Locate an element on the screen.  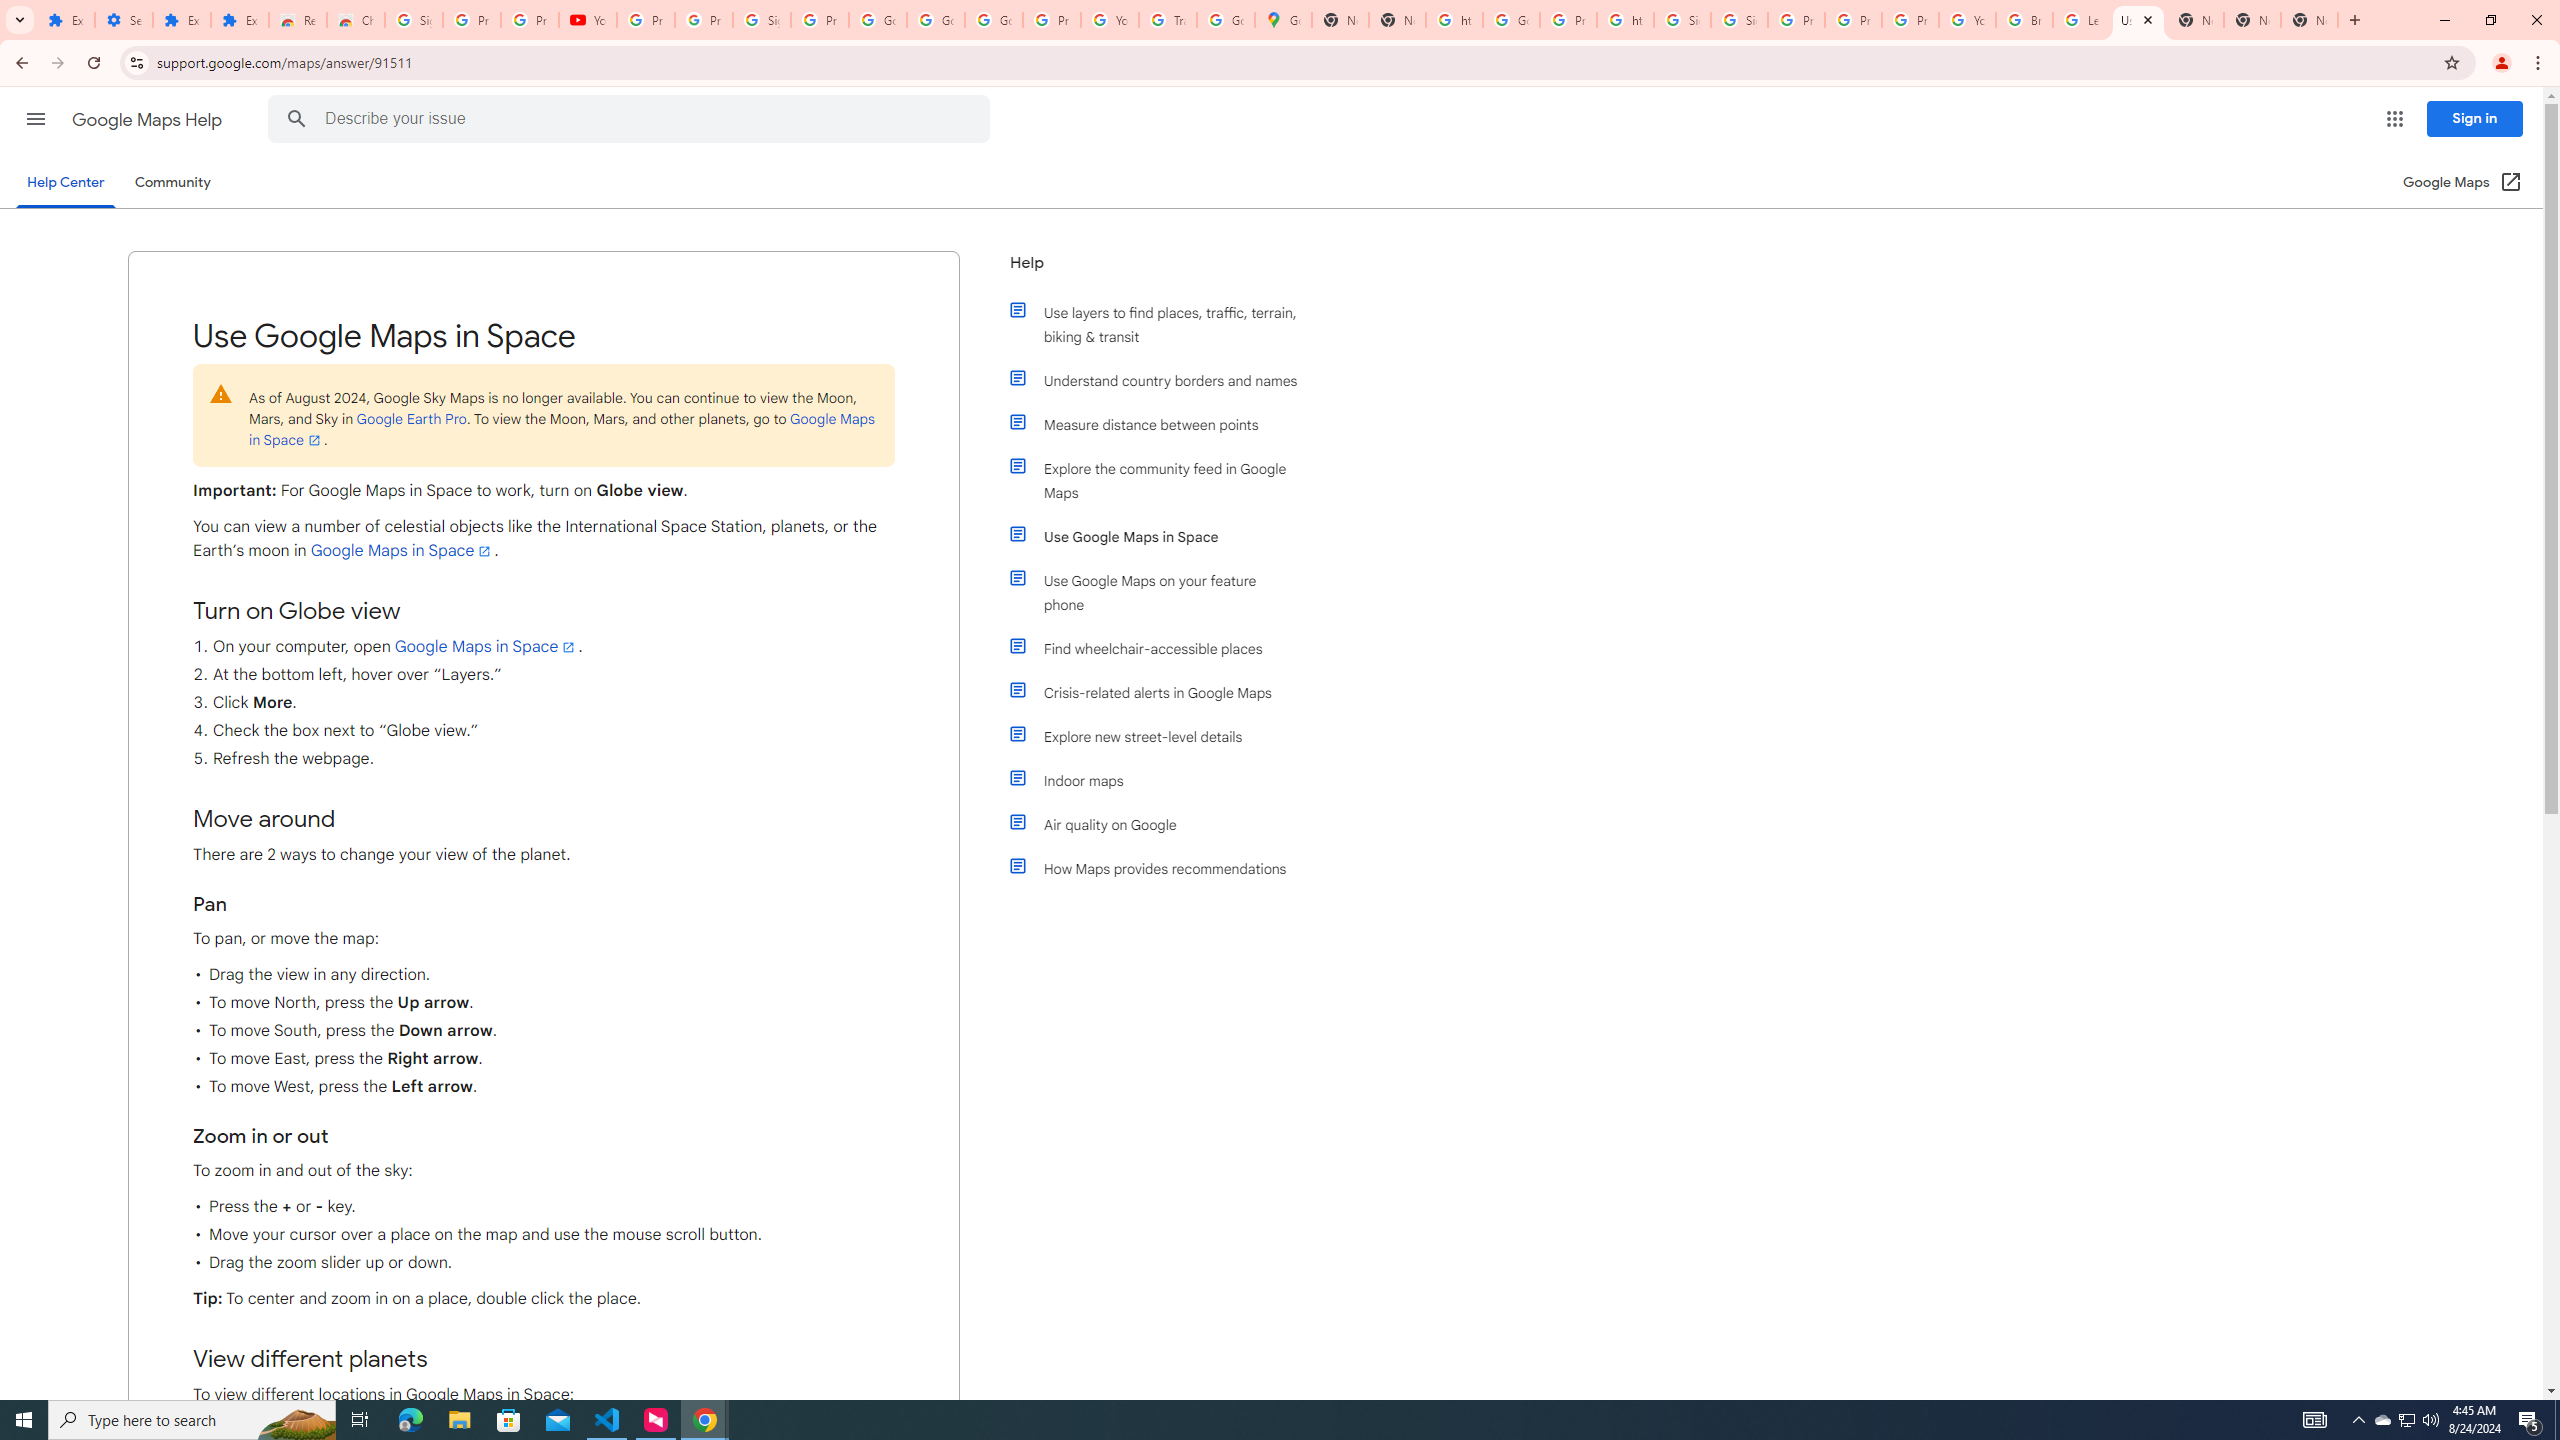
'Use Google Maps in Space - Google Maps Help' is located at coordinates (2137, 19).